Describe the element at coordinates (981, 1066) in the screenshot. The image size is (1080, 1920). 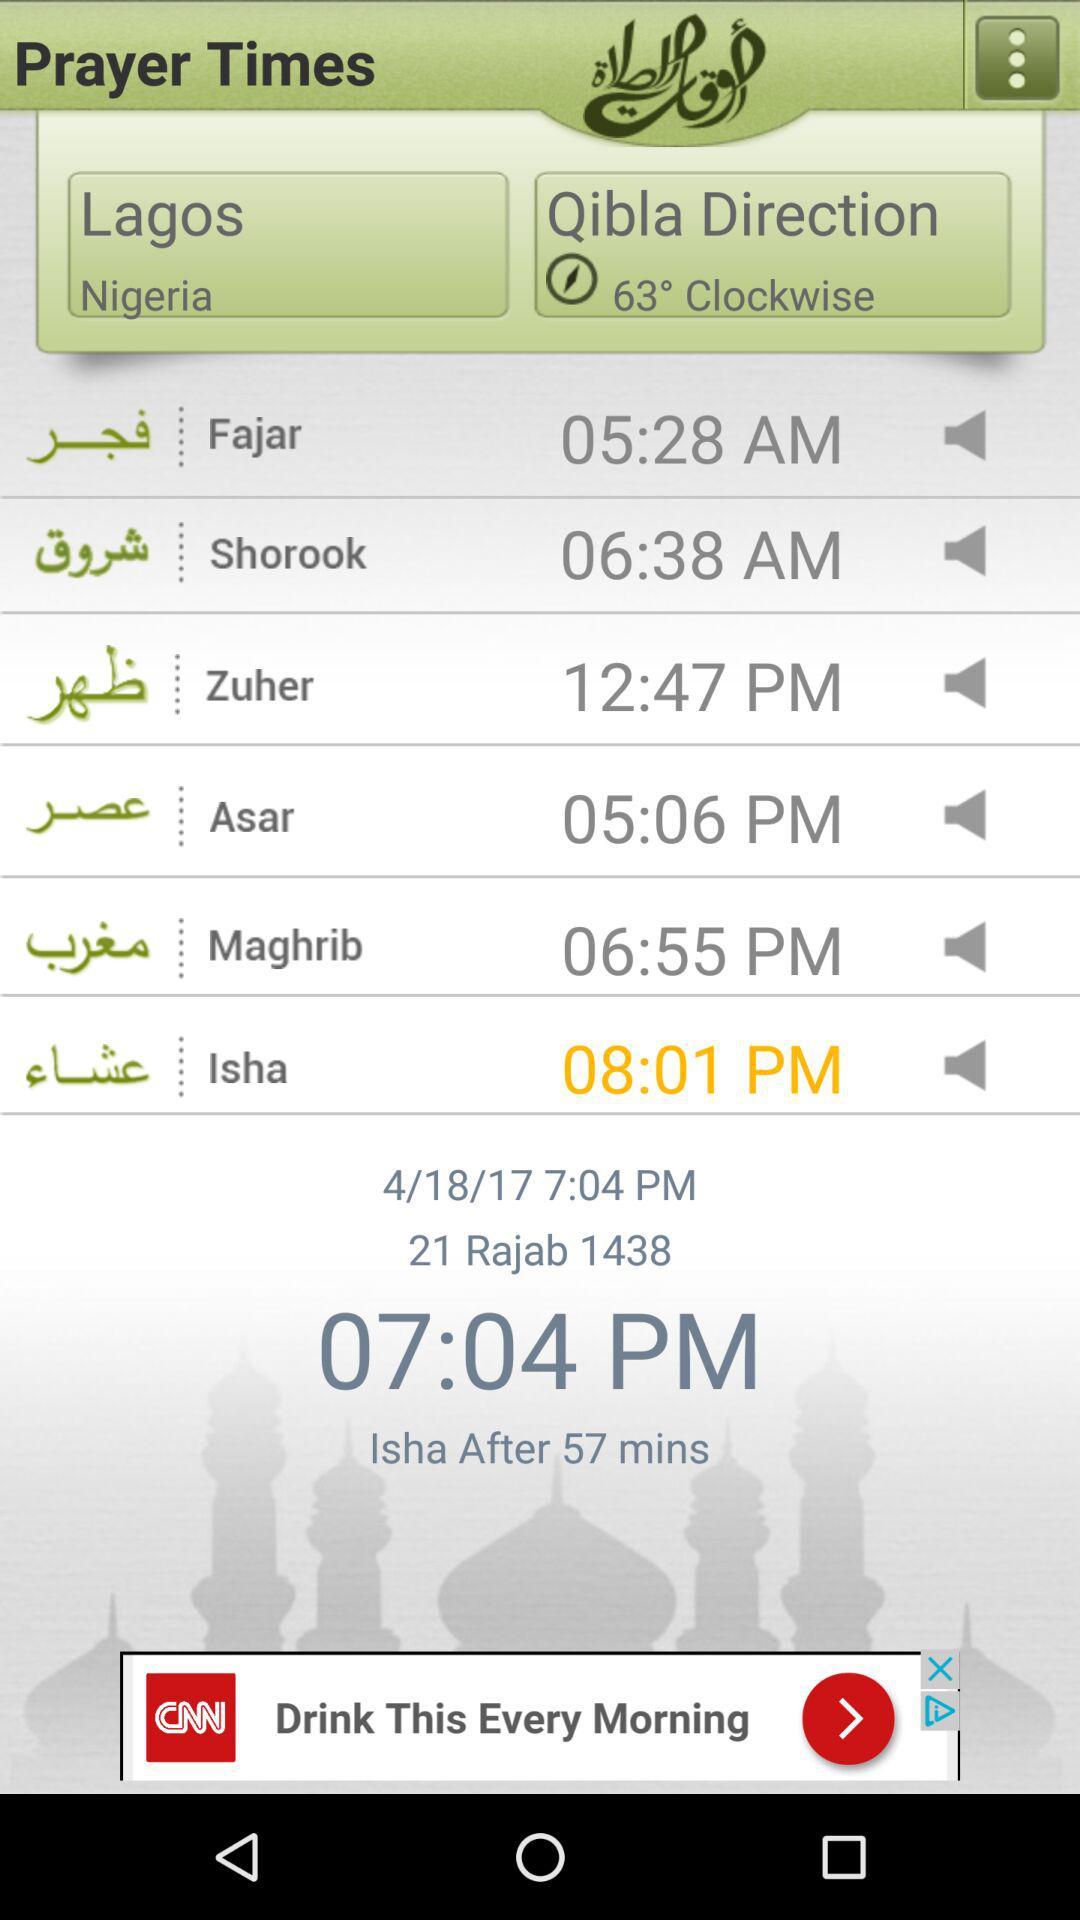
I see `isha prayer` at that location.